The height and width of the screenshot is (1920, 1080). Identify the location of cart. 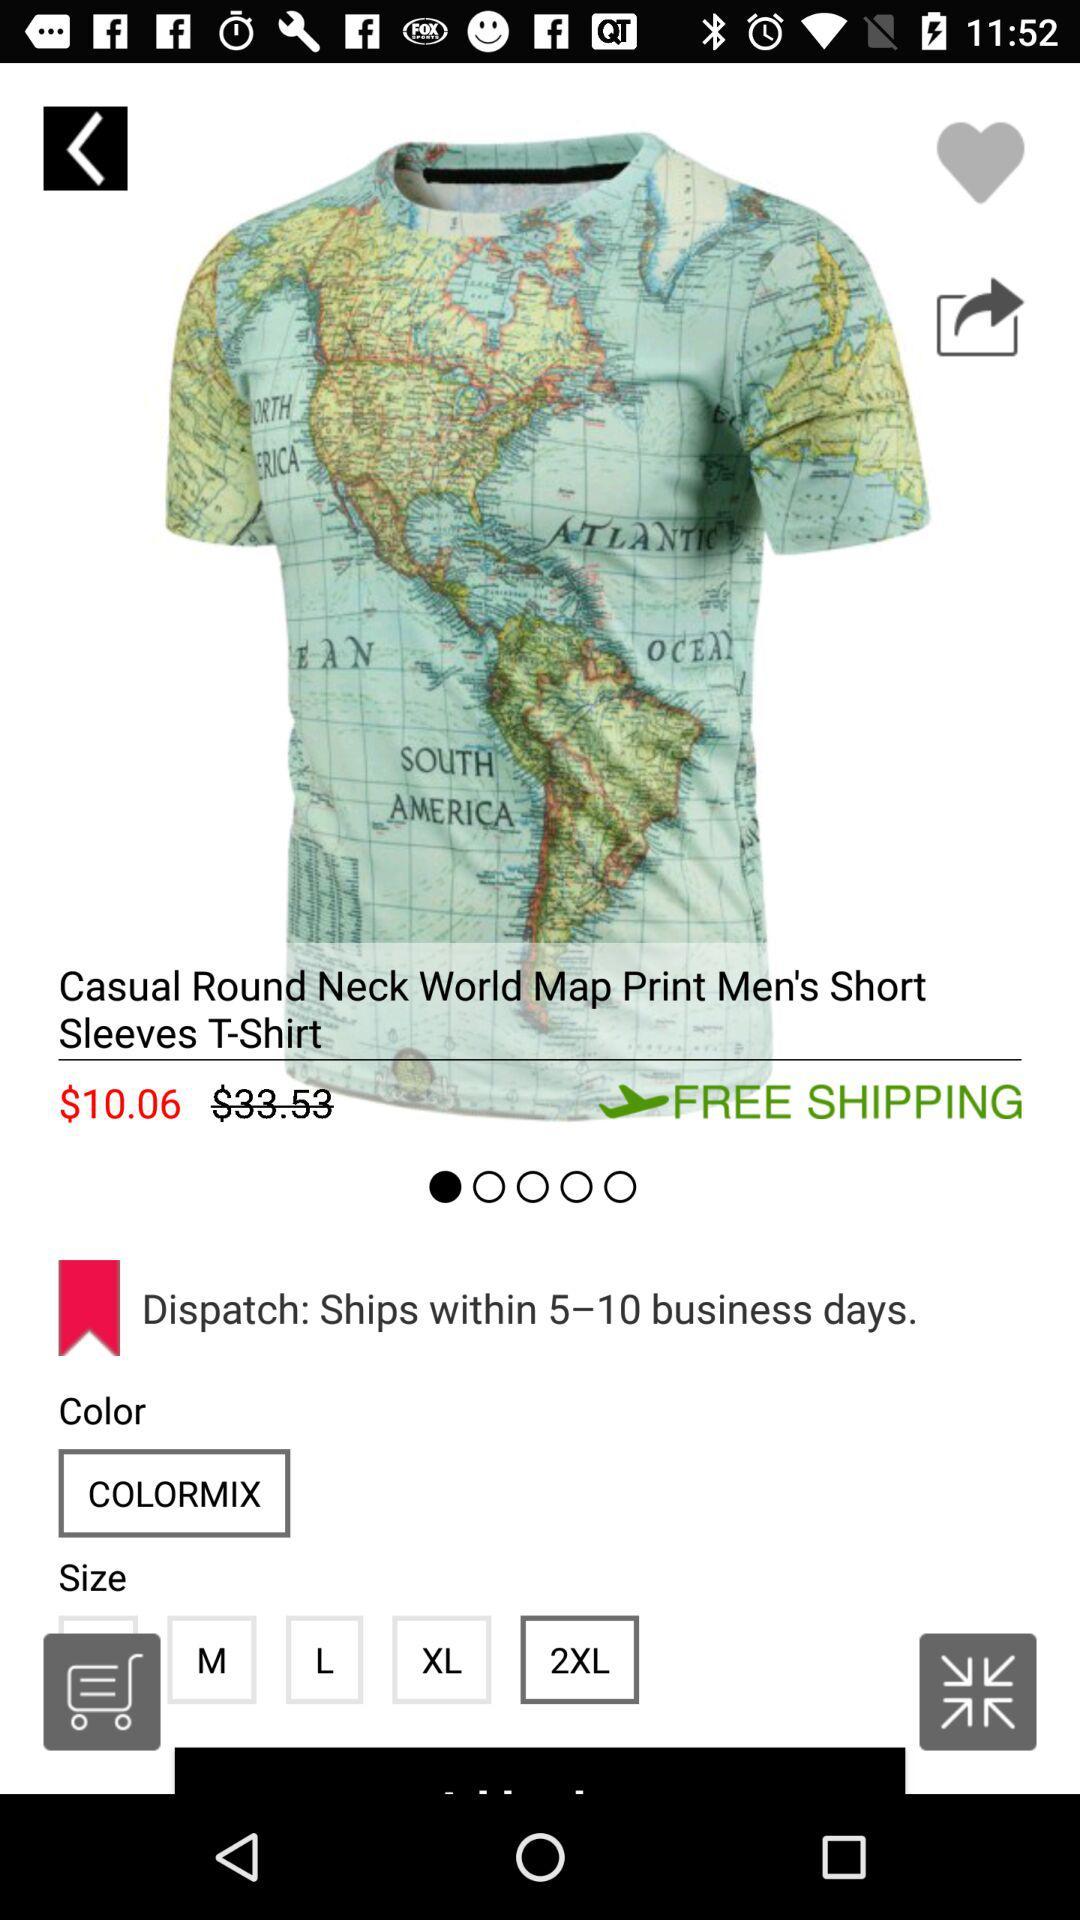
(101, 1691).